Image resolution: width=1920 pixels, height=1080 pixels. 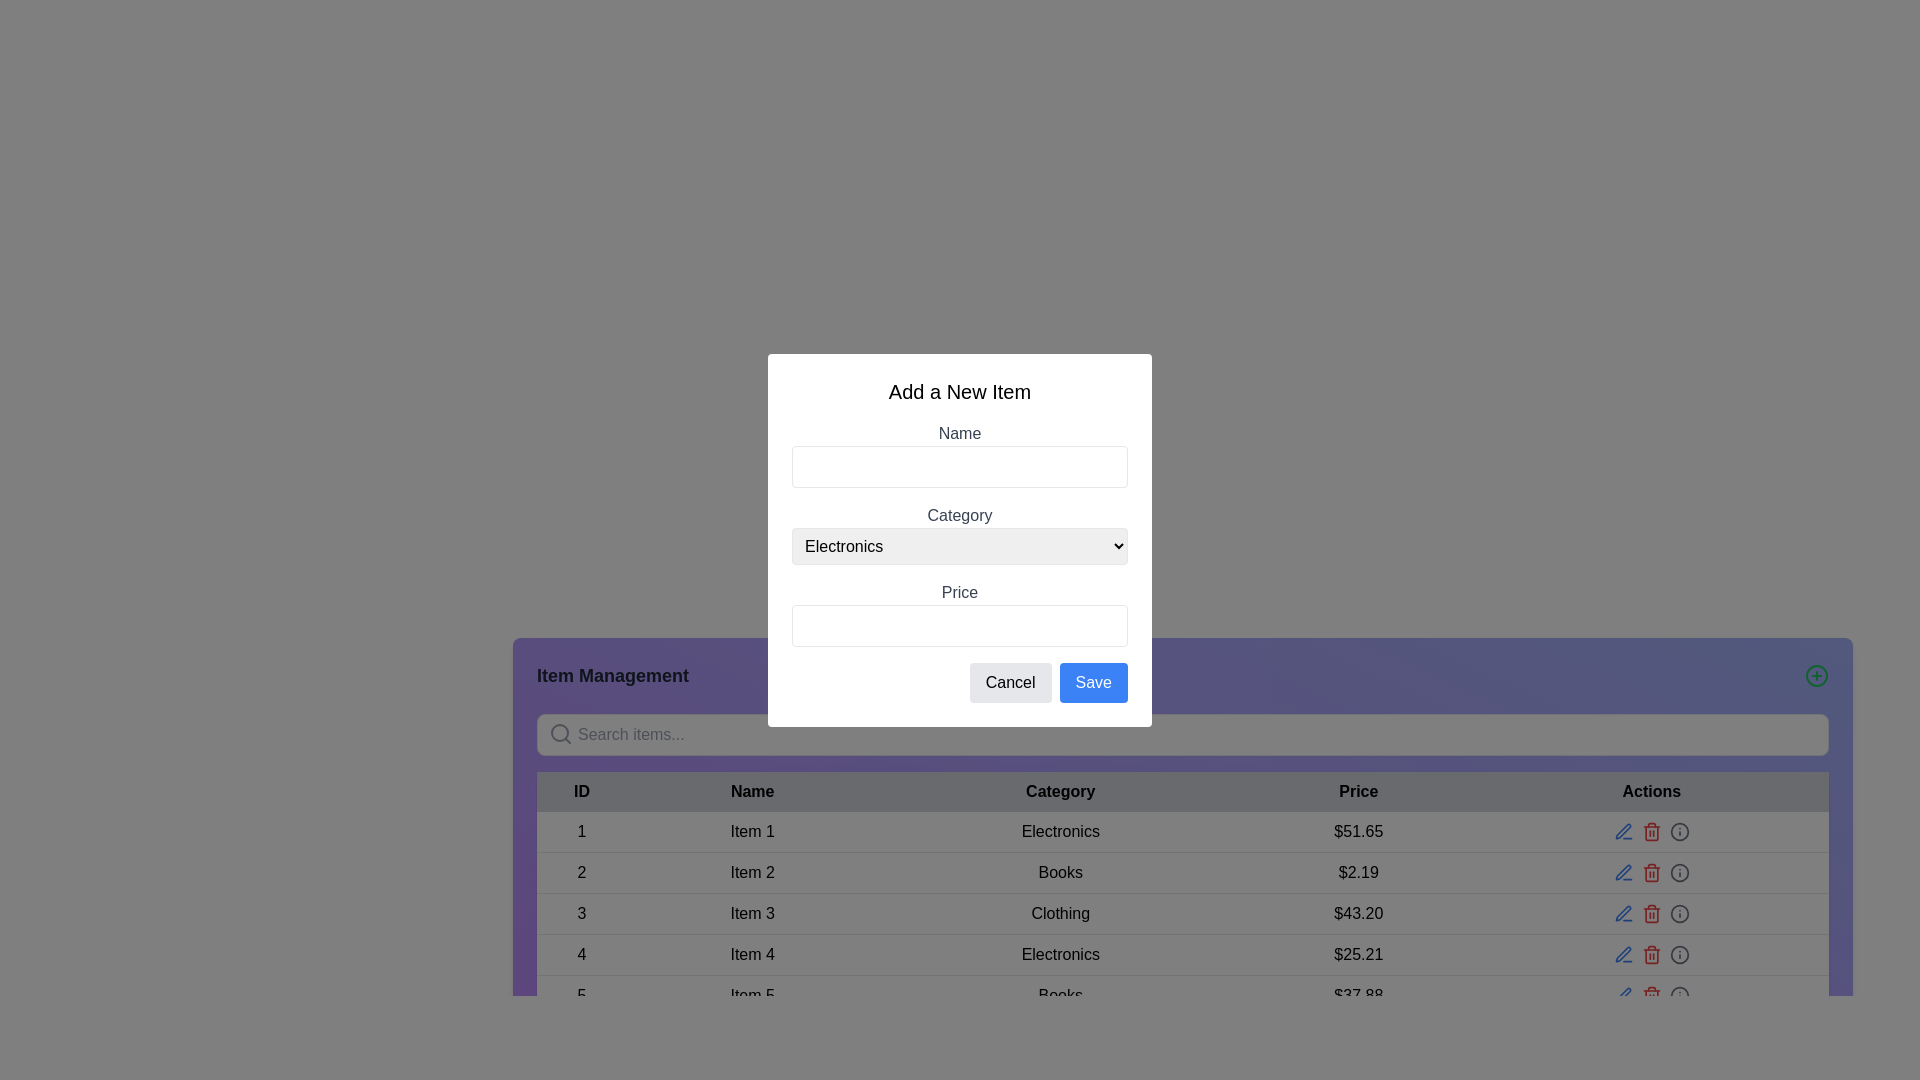 What do you see at coordinates (612, 675) in the screenshot?
I see `the bold text label reading 'Item Management' styled in large font size and dark gray color, prominently placed against a purple background in the top-left corner of its section` at bounding box center [612, 675].